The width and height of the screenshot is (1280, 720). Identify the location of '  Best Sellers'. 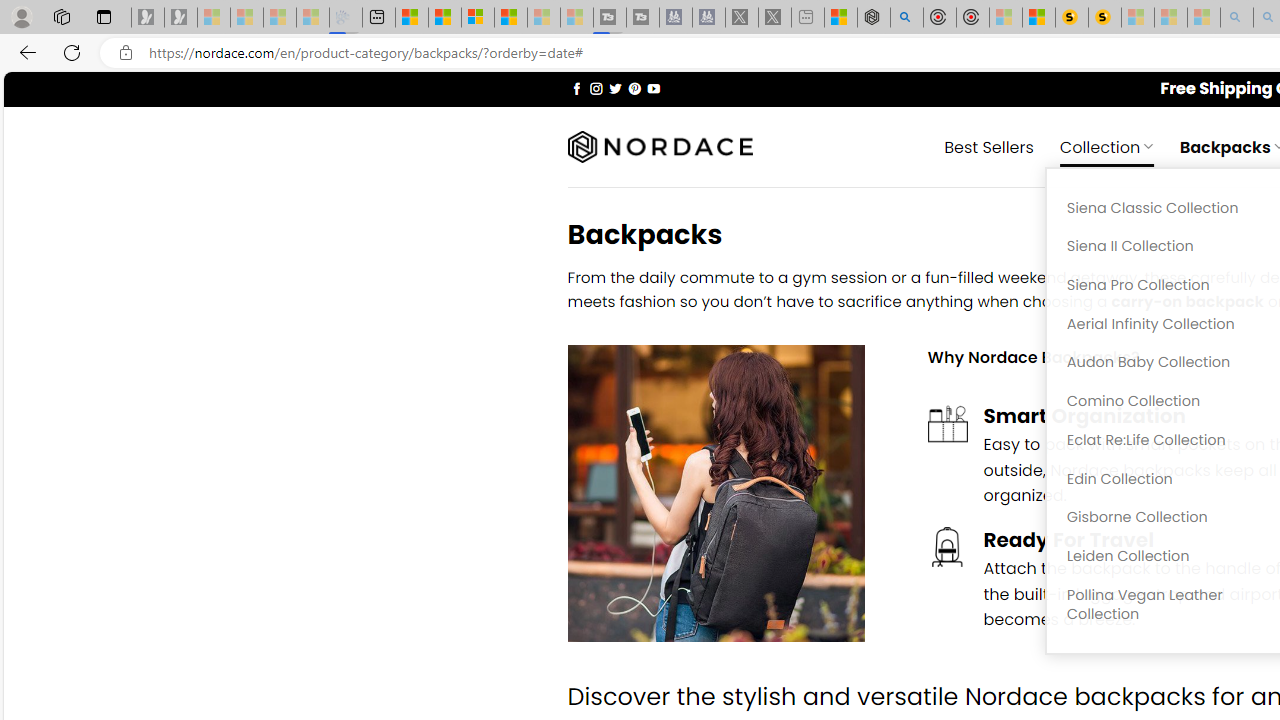
(989, 145).